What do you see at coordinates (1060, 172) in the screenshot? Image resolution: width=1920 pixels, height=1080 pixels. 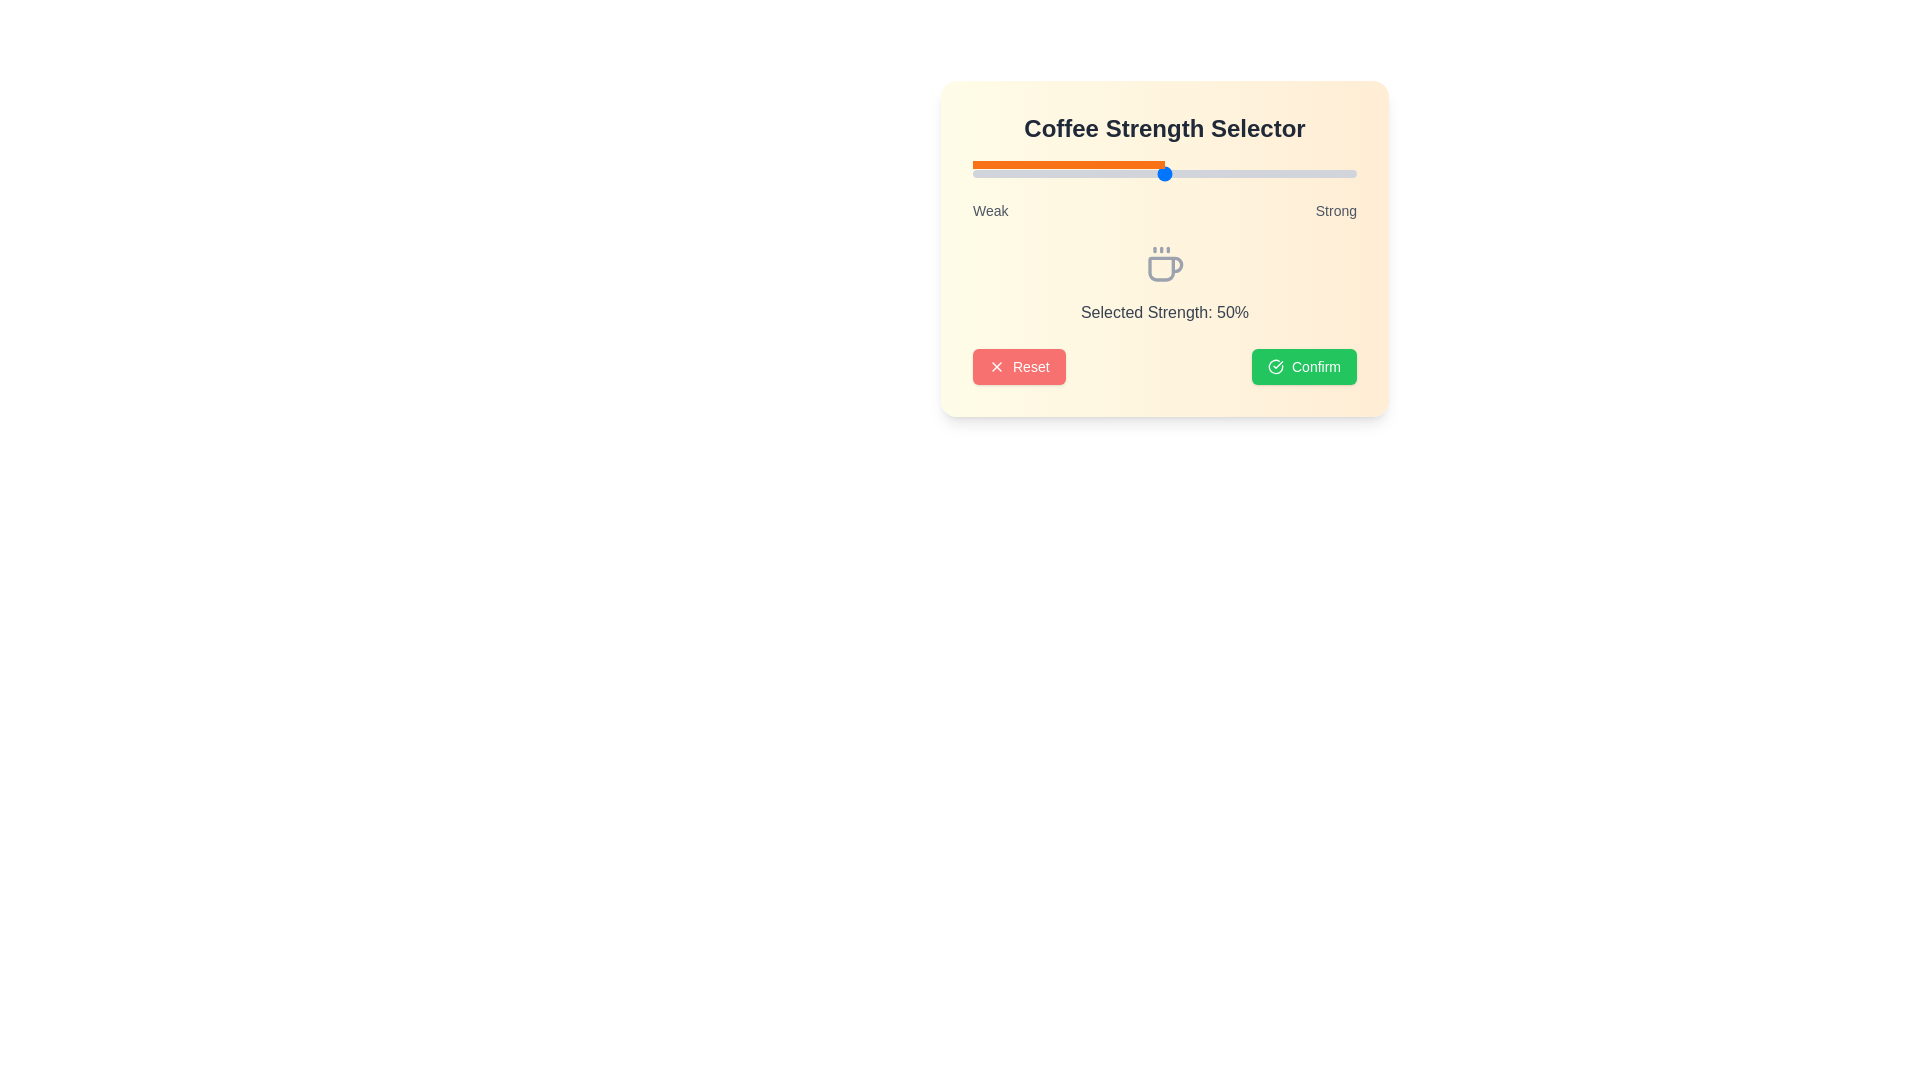 I see `the coffee strength` at bounding box center [1060, 172].